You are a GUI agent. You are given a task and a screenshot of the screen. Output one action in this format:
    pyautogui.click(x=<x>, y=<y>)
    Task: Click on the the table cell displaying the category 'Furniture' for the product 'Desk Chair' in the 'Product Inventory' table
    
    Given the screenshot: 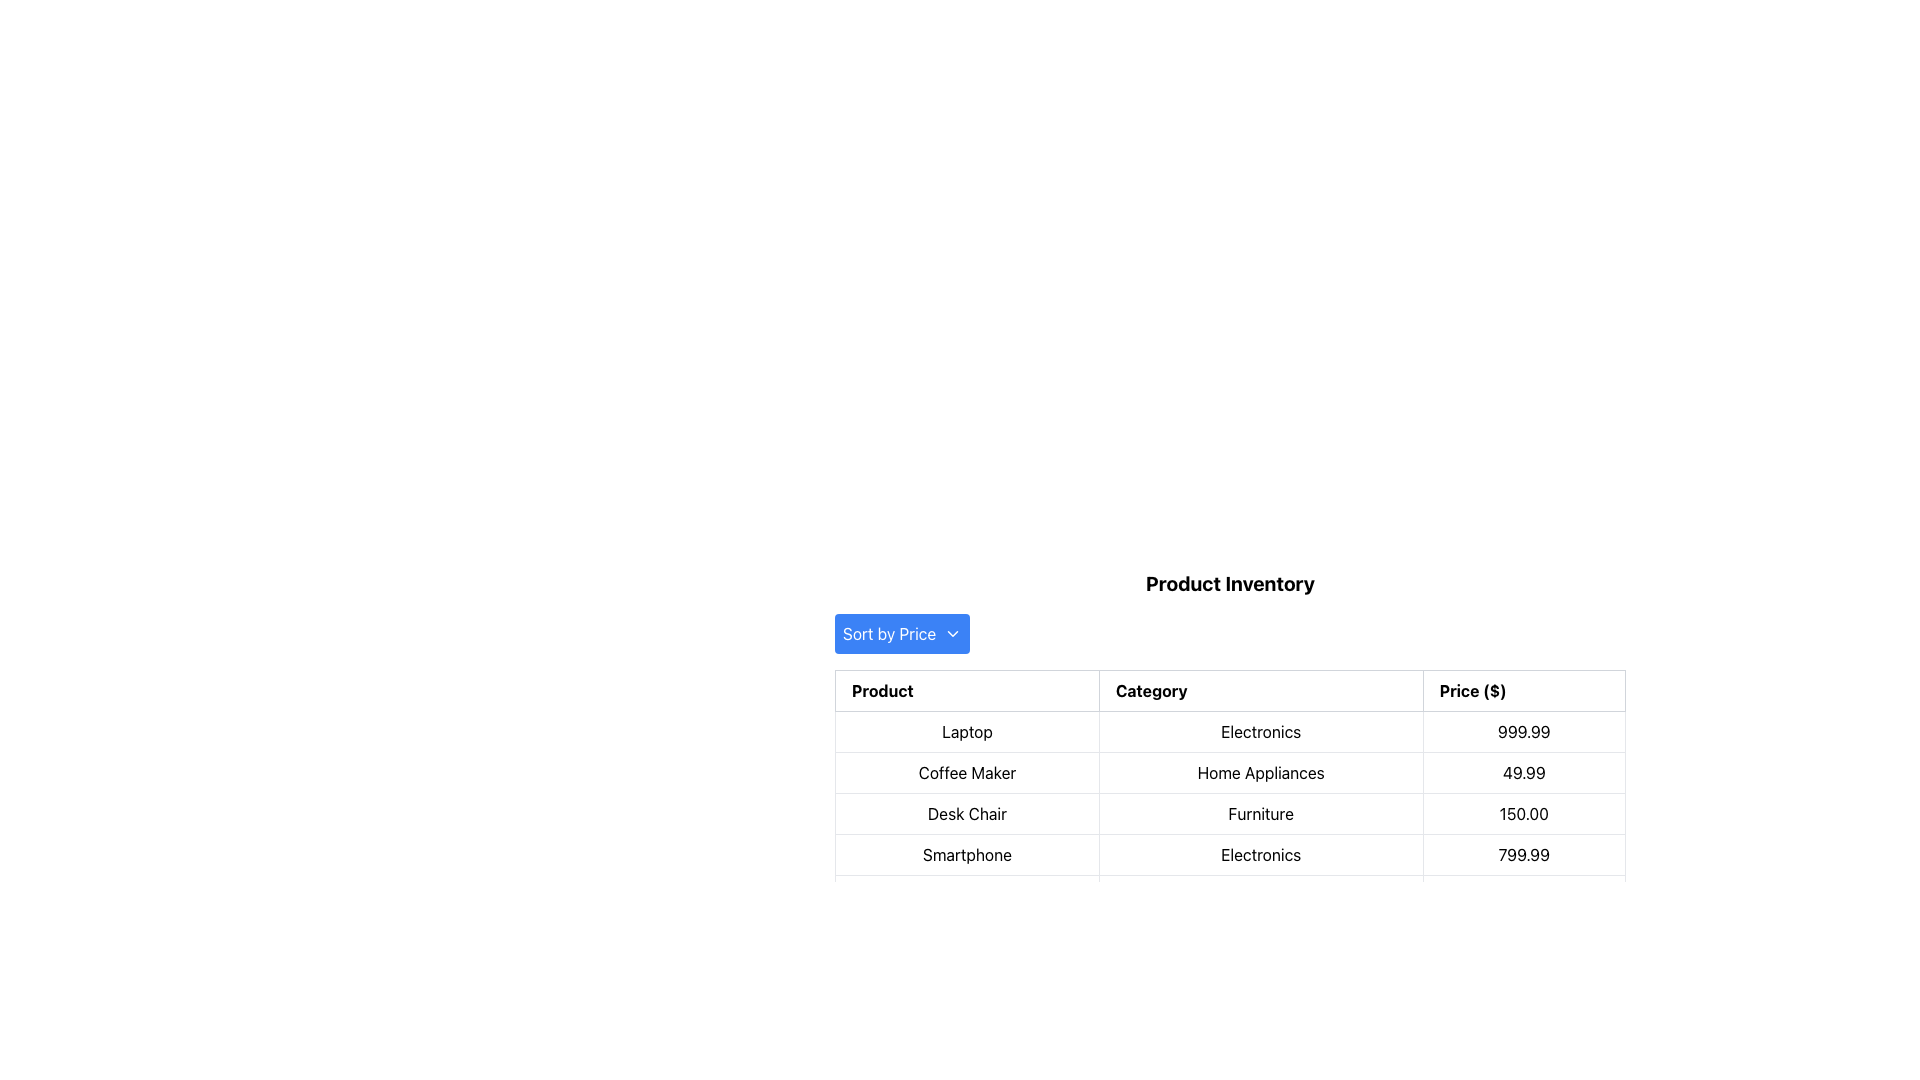 What is the action you would take?
    pyautogui.click(x=1229, y=813)
    